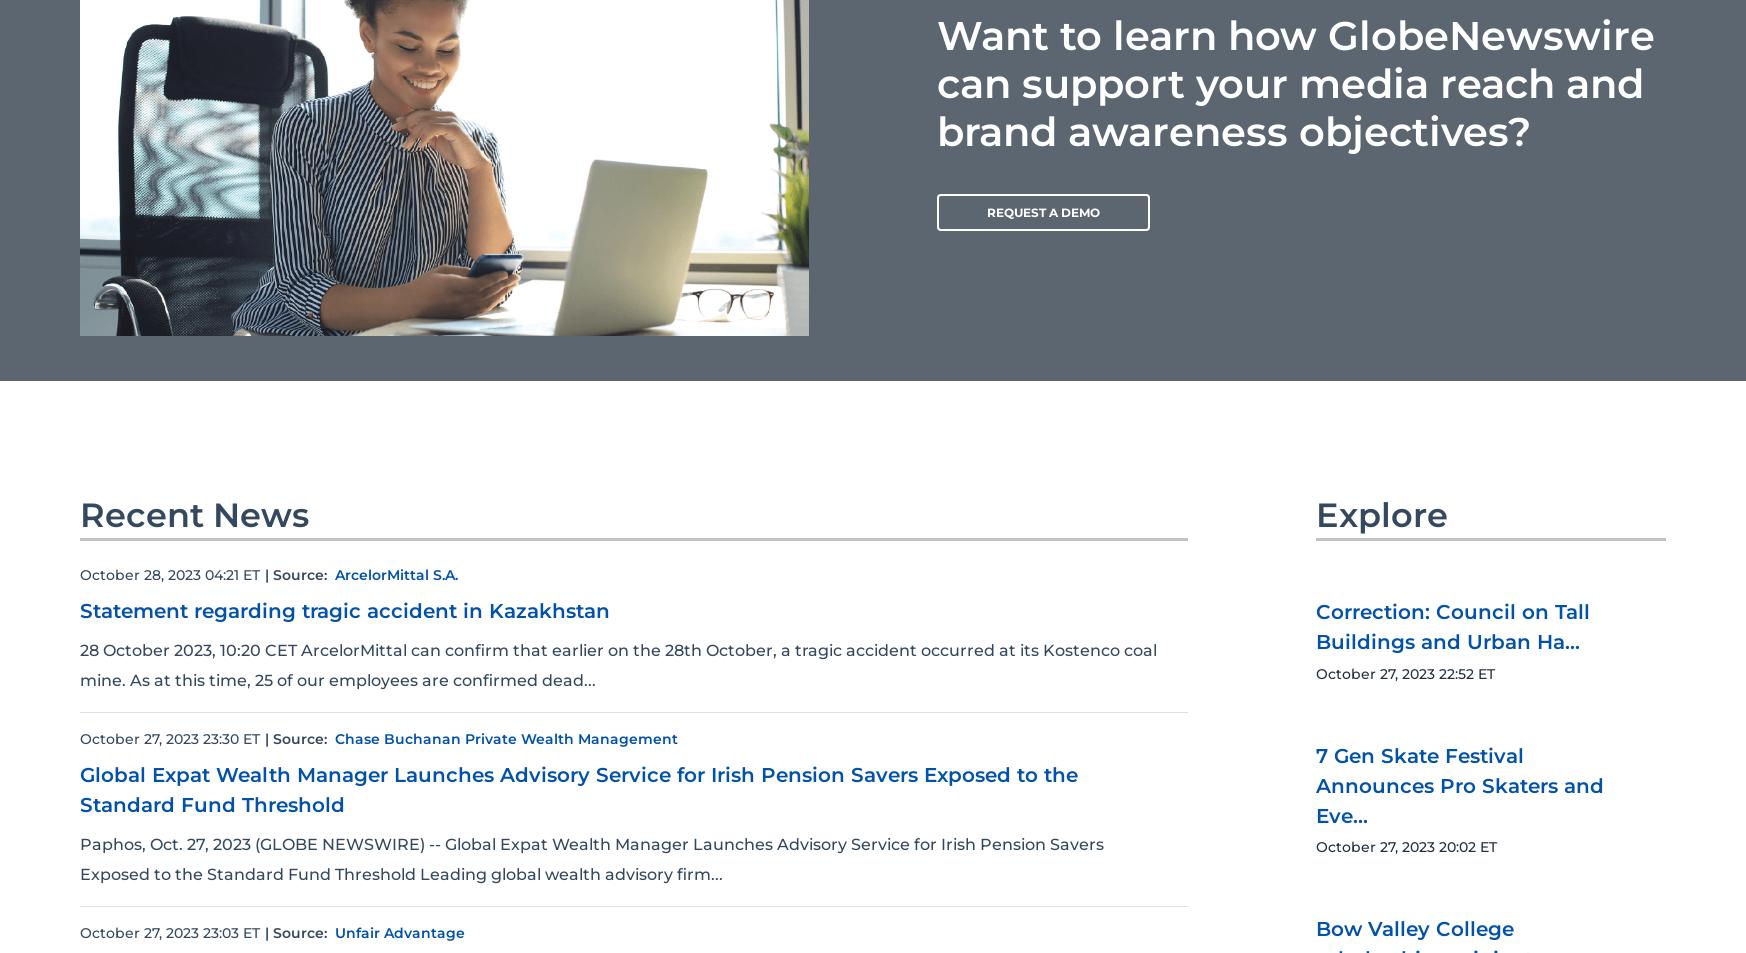 Image resolution: width=1746 pixels, height=953 pixels. What do you see at coordinates (577, 790) in the screenshot?
I see `'Global Expat Wealth Manager Launches Advisory Service for Irish Pension Savers Exposed to the Standard Fund Threshold'` at bounding box center [577, 790].